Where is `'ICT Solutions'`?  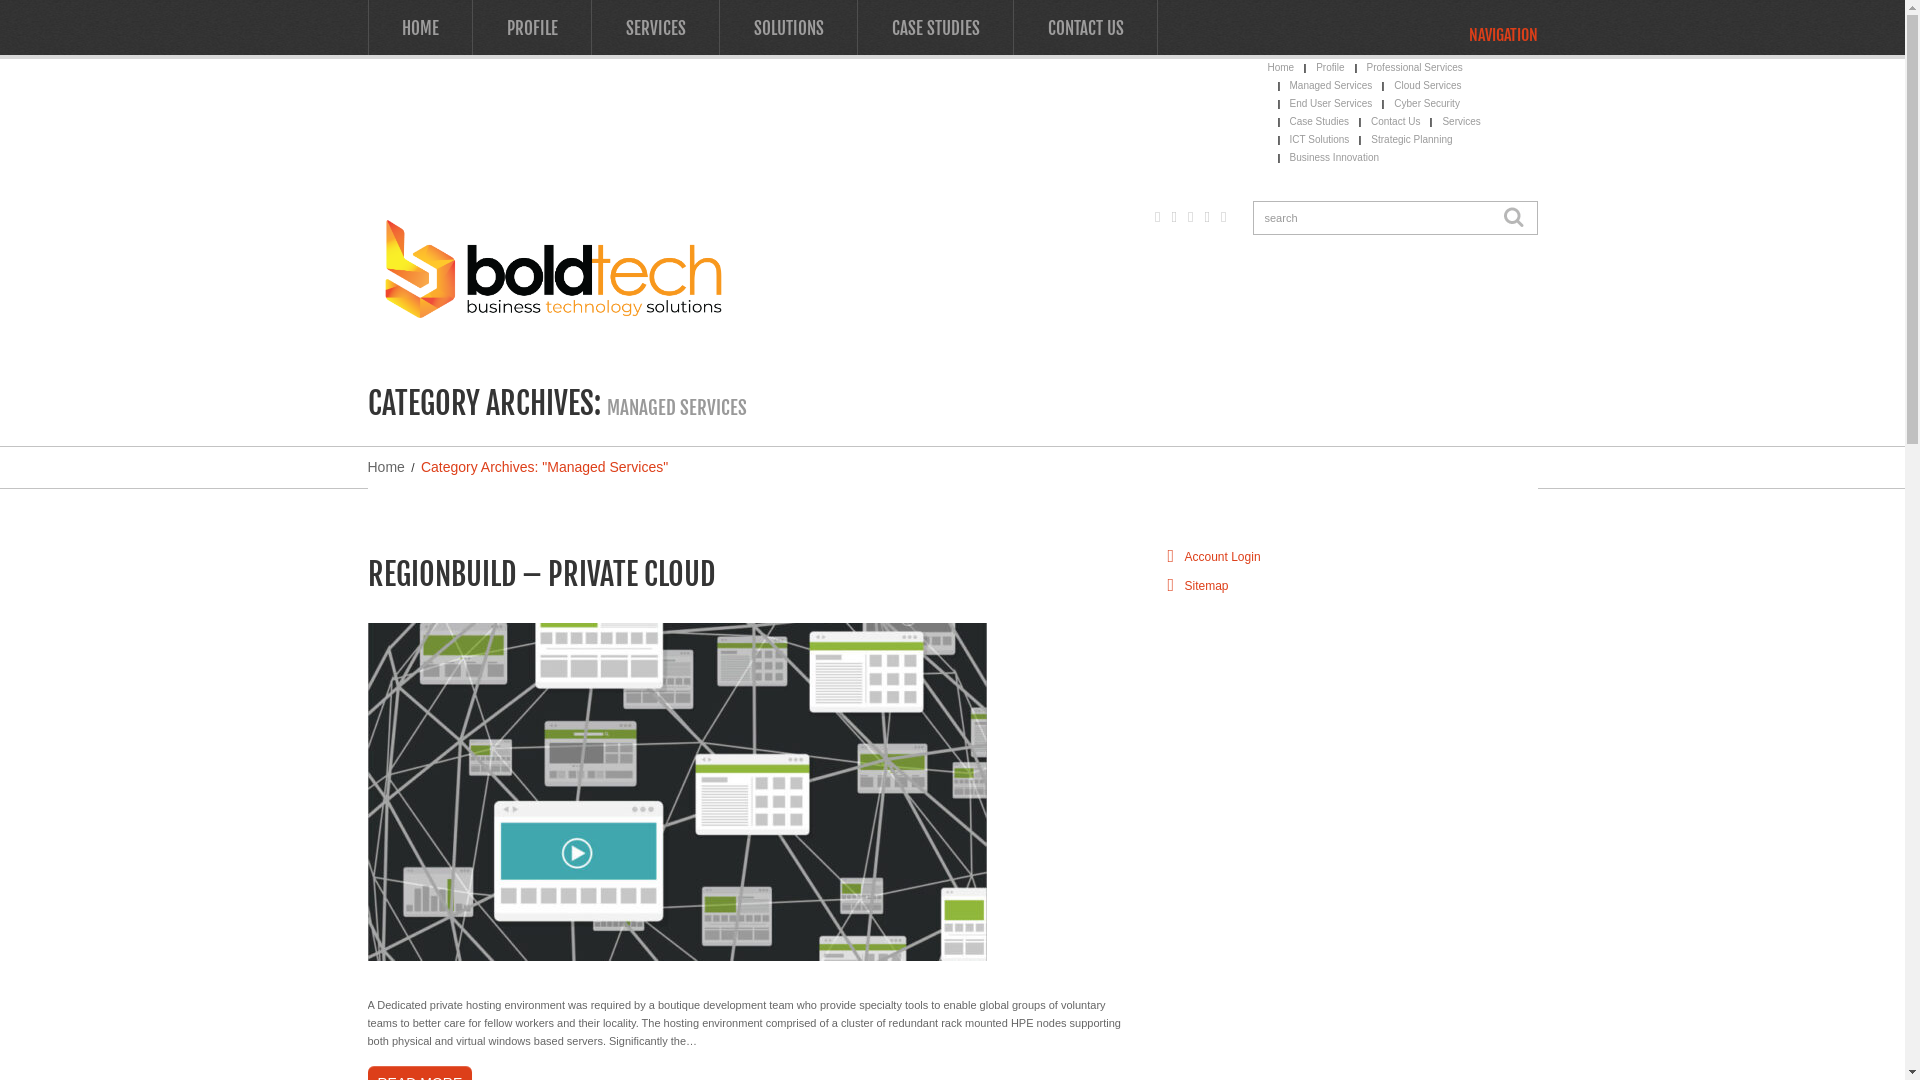 'ICT Solutions' is located at coordinates (1320, 138).